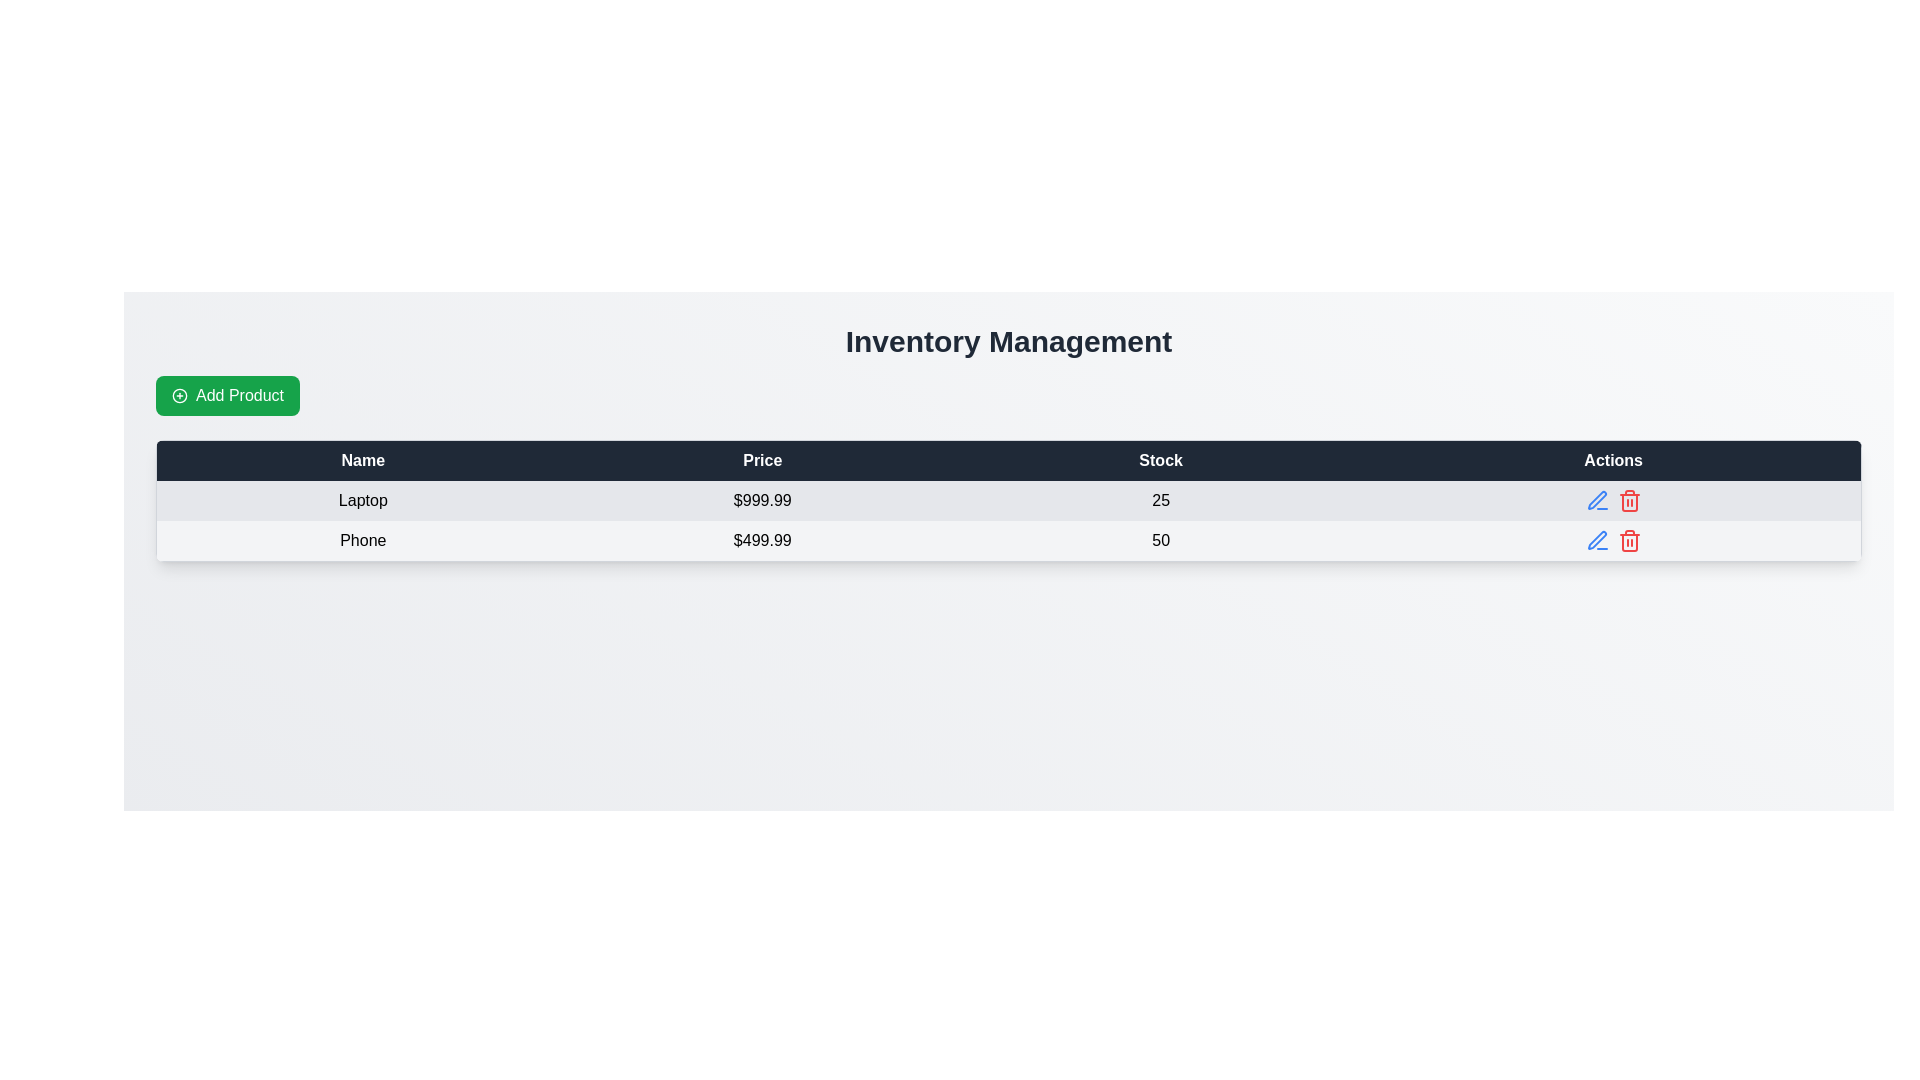  What do you see at coordinates (1161, 460) in the screenshot?
I see `the static text label or table header cell labeled 'Stock', which is a dark blue rectangular bar with white, bold, centered text` at bounding box center [1161, 460].